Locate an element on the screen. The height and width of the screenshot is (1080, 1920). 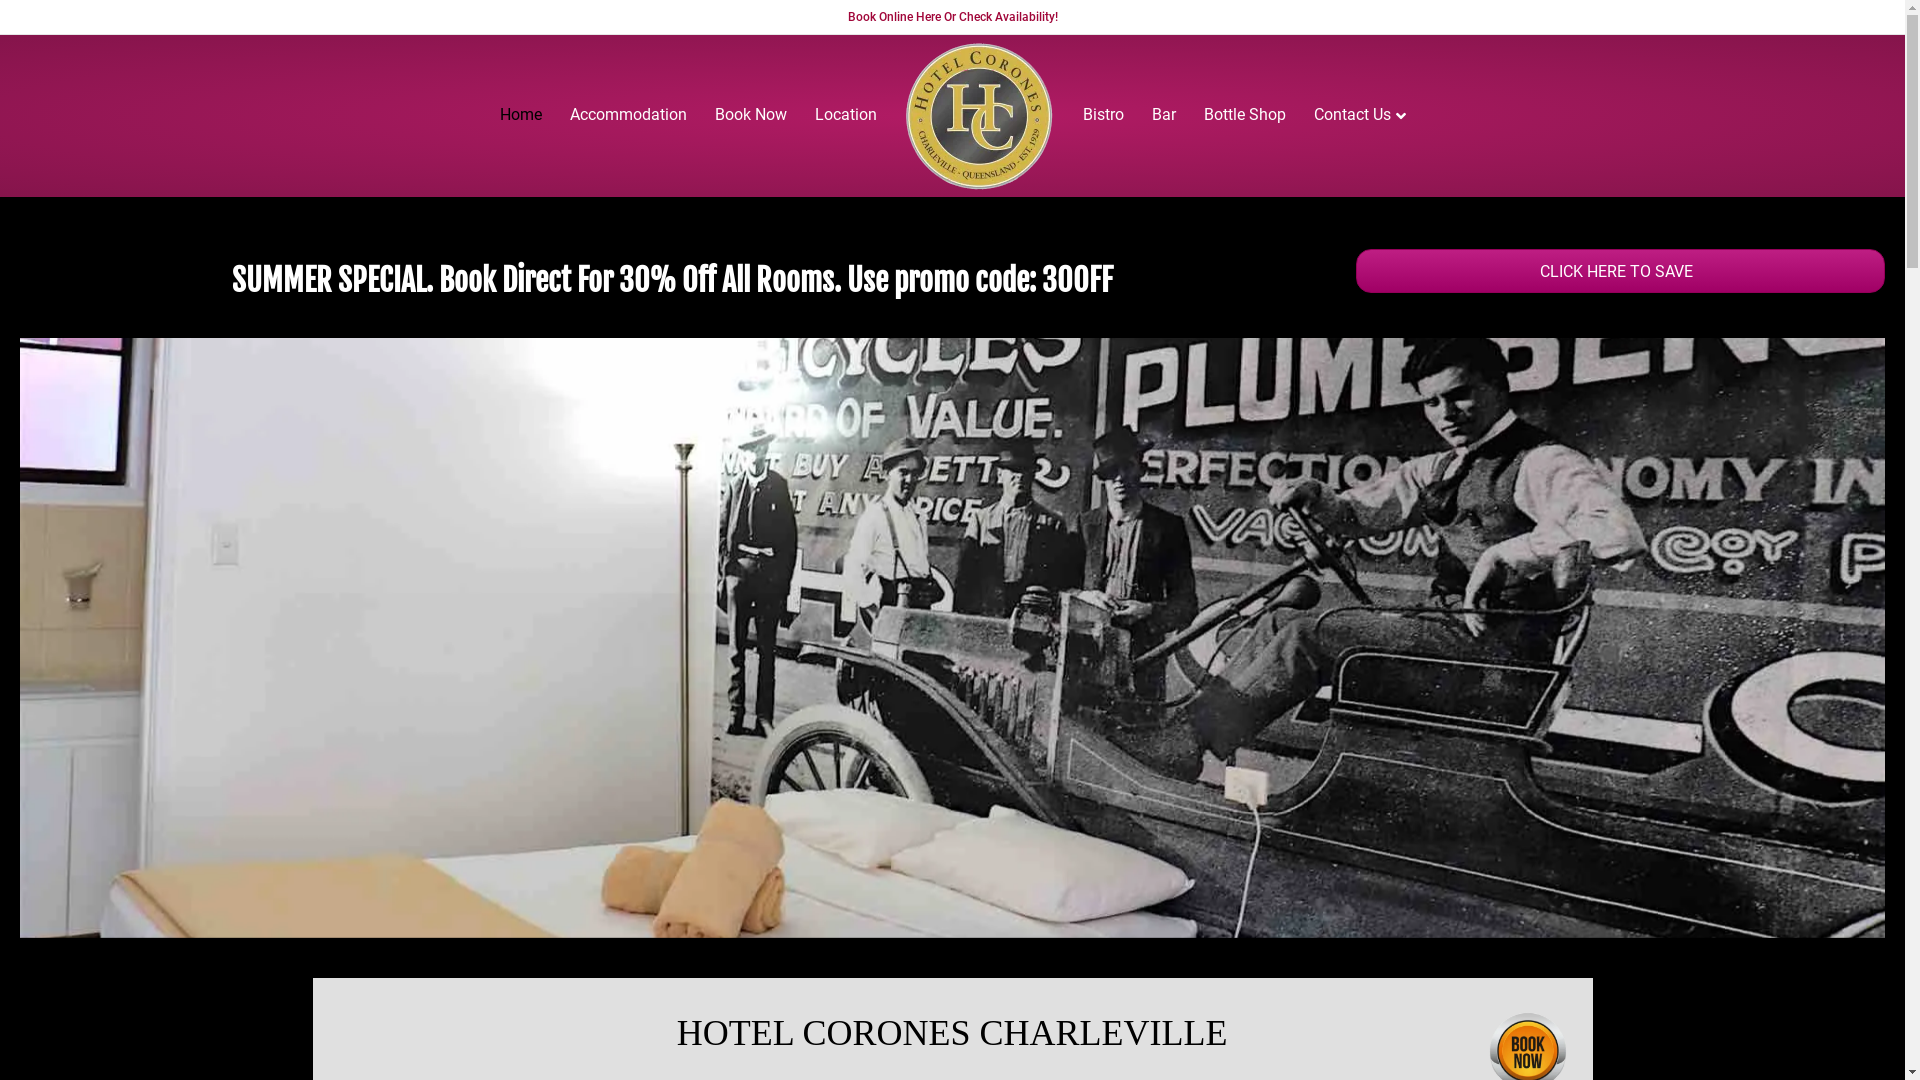
'Book Online Here Or Check Availability!' is located at coordinates (952, 16).